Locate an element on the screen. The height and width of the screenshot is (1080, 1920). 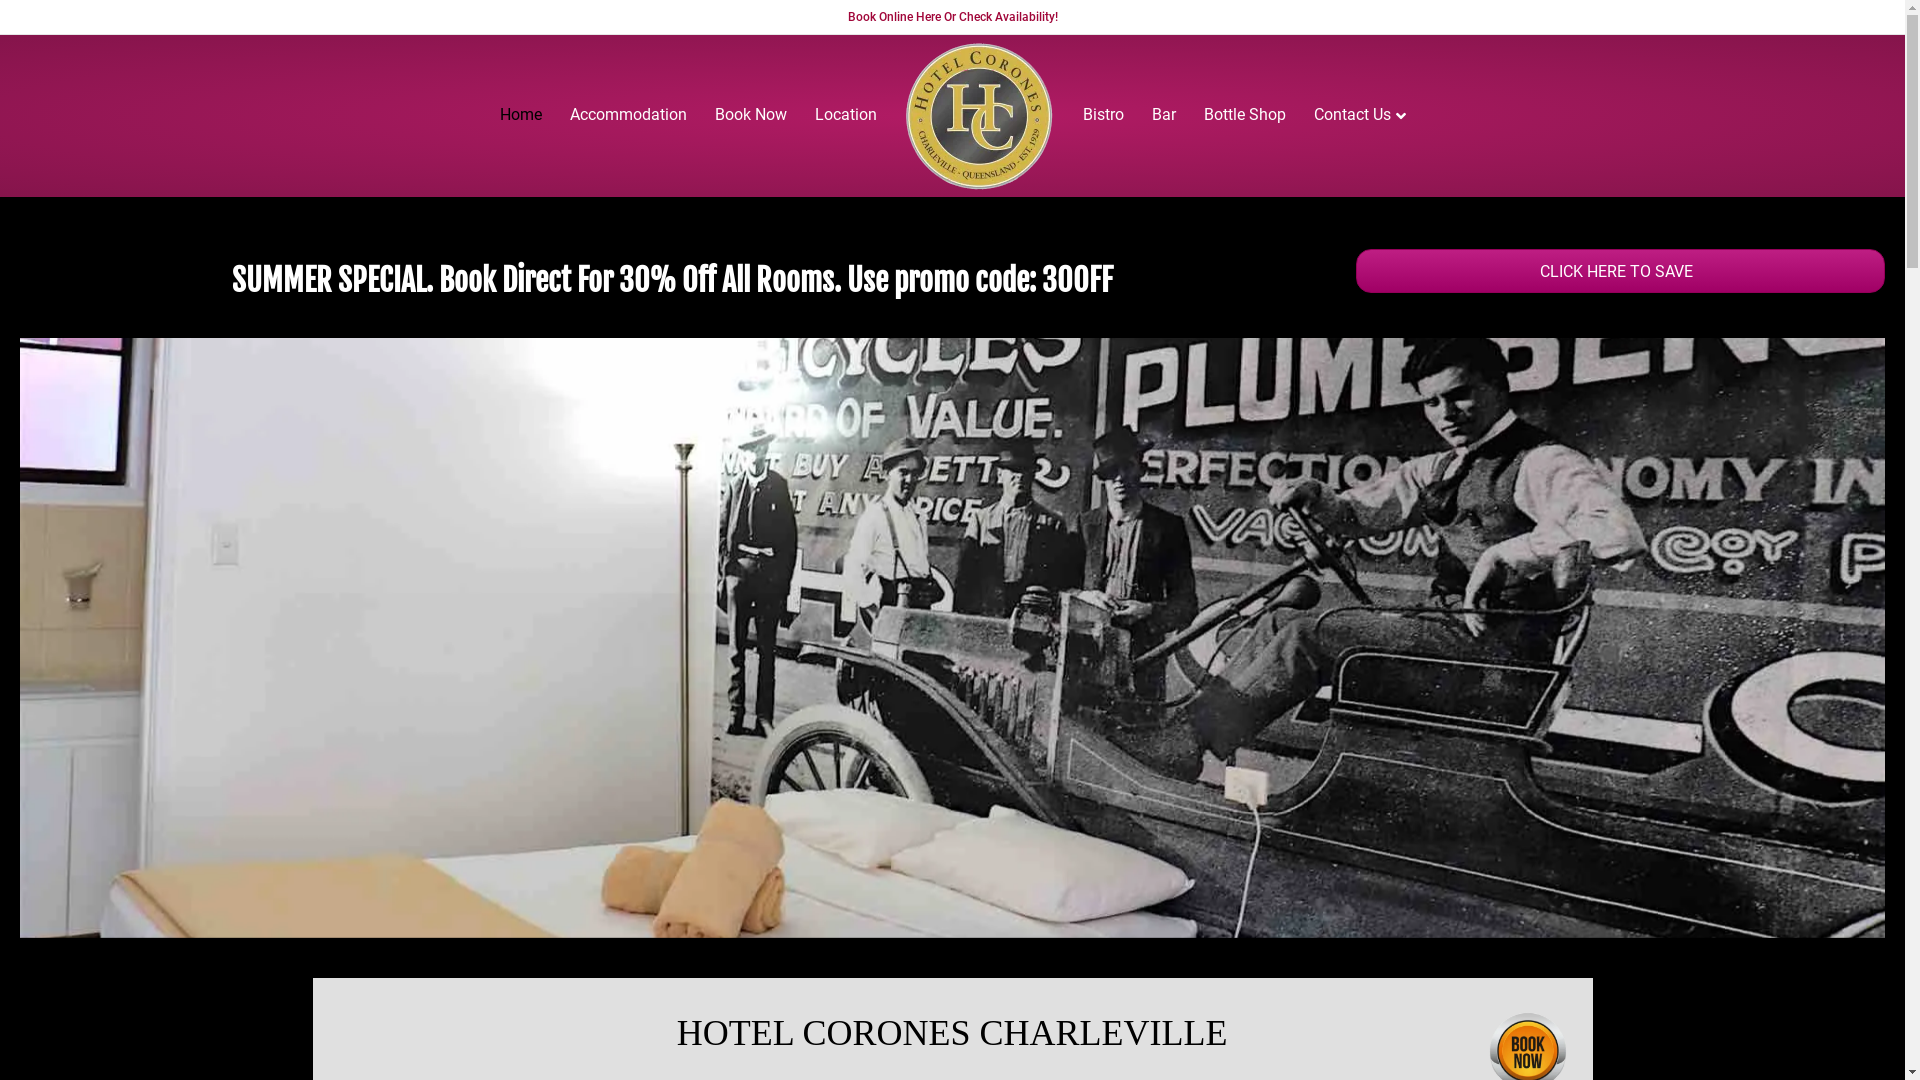
'Book Online Here Or Check Availability!' is located at coordinates (952, 16).